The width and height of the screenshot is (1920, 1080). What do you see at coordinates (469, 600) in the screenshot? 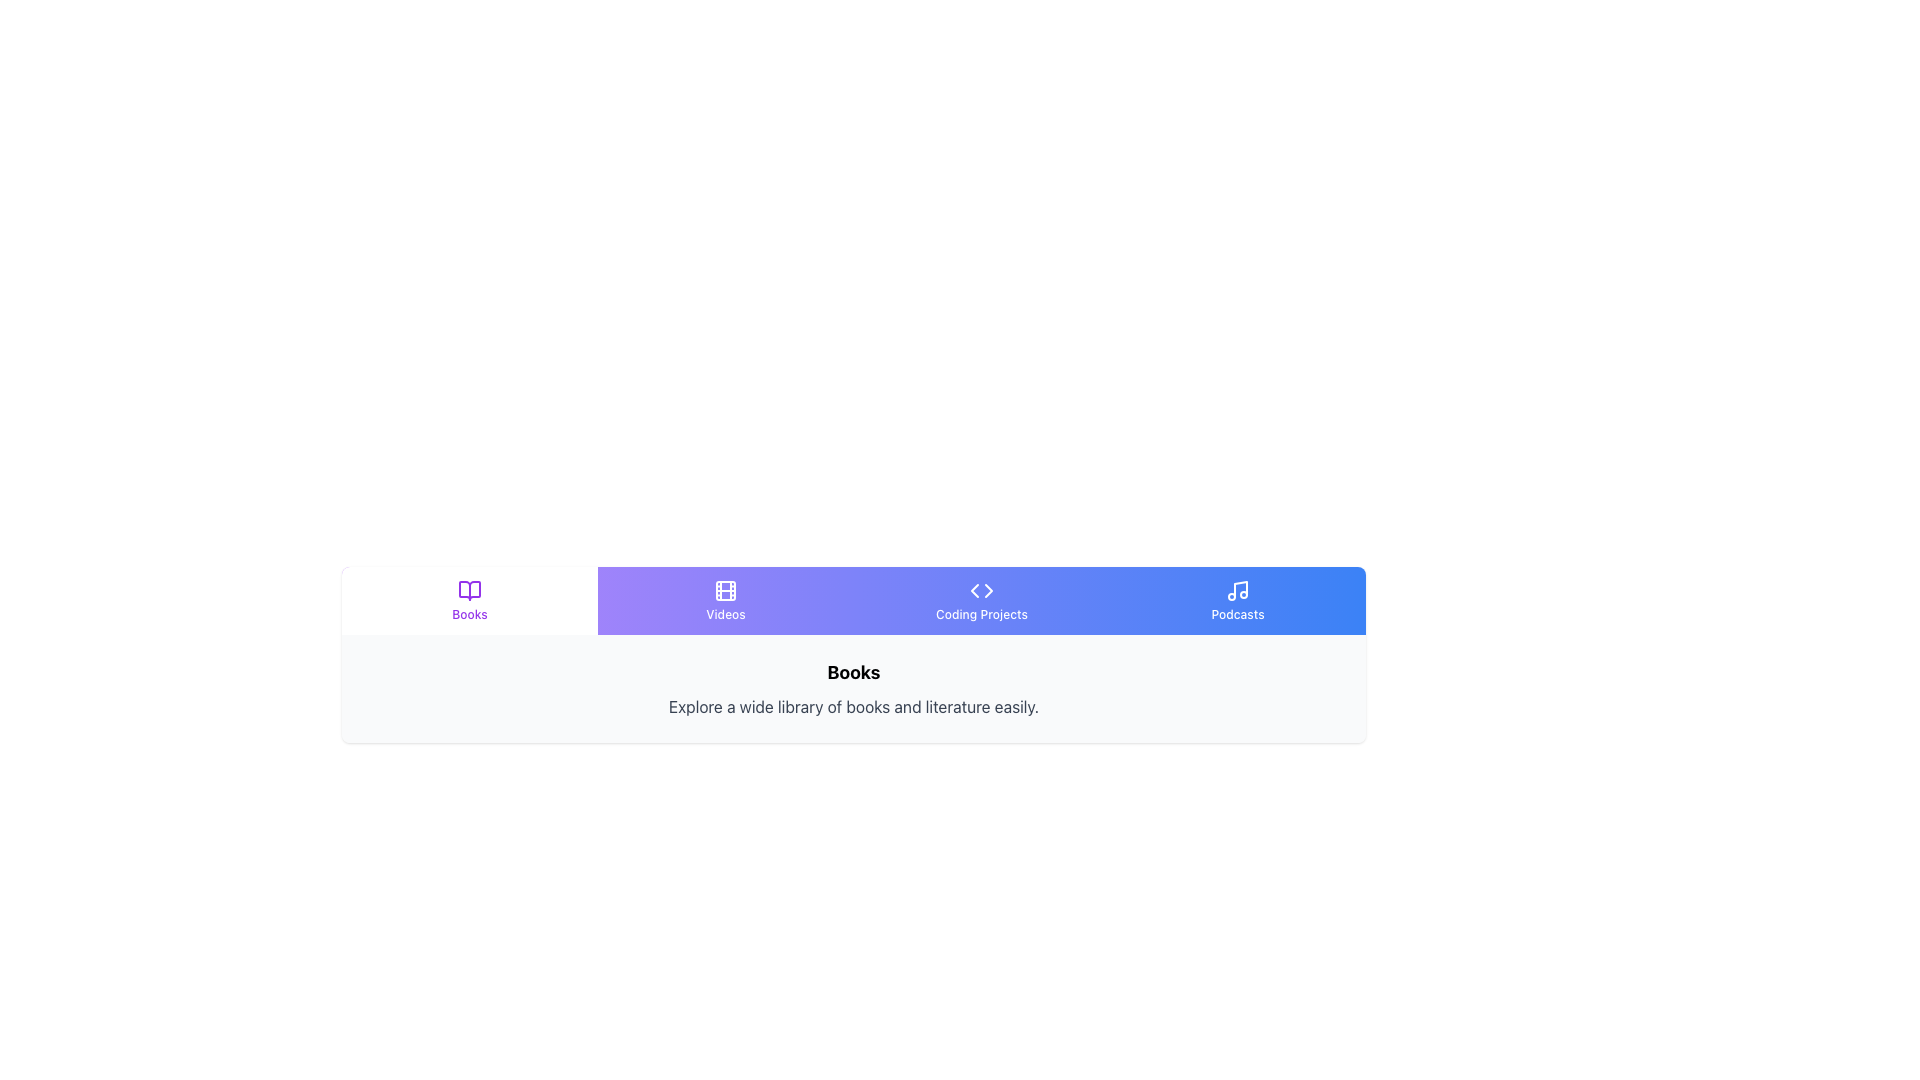
I see `the 'Books' button, which features a purple book icon and purple text on a white background` at bounding box center [469, 600].